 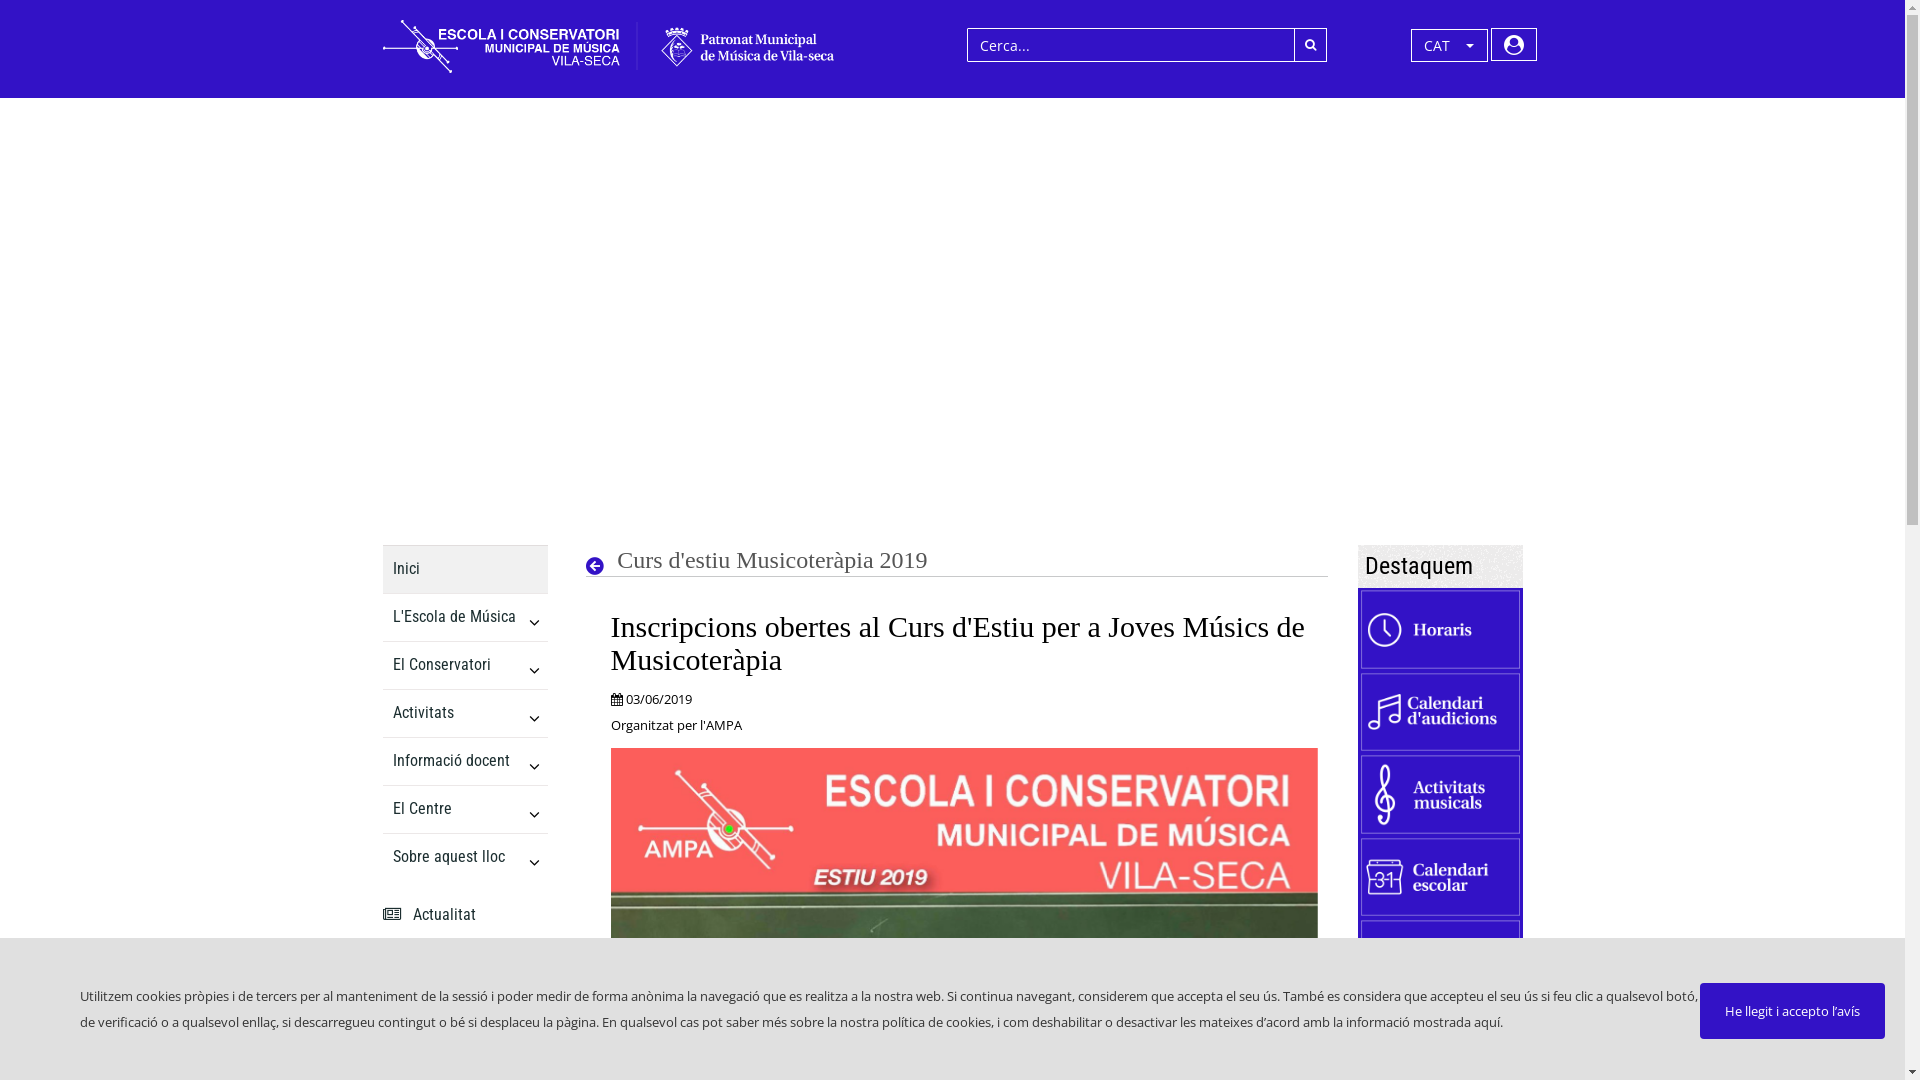 What do you see at coordinates (450, 914) in the screenshot?
I see `'    Actualitat'` at bounding box center [450, 914].